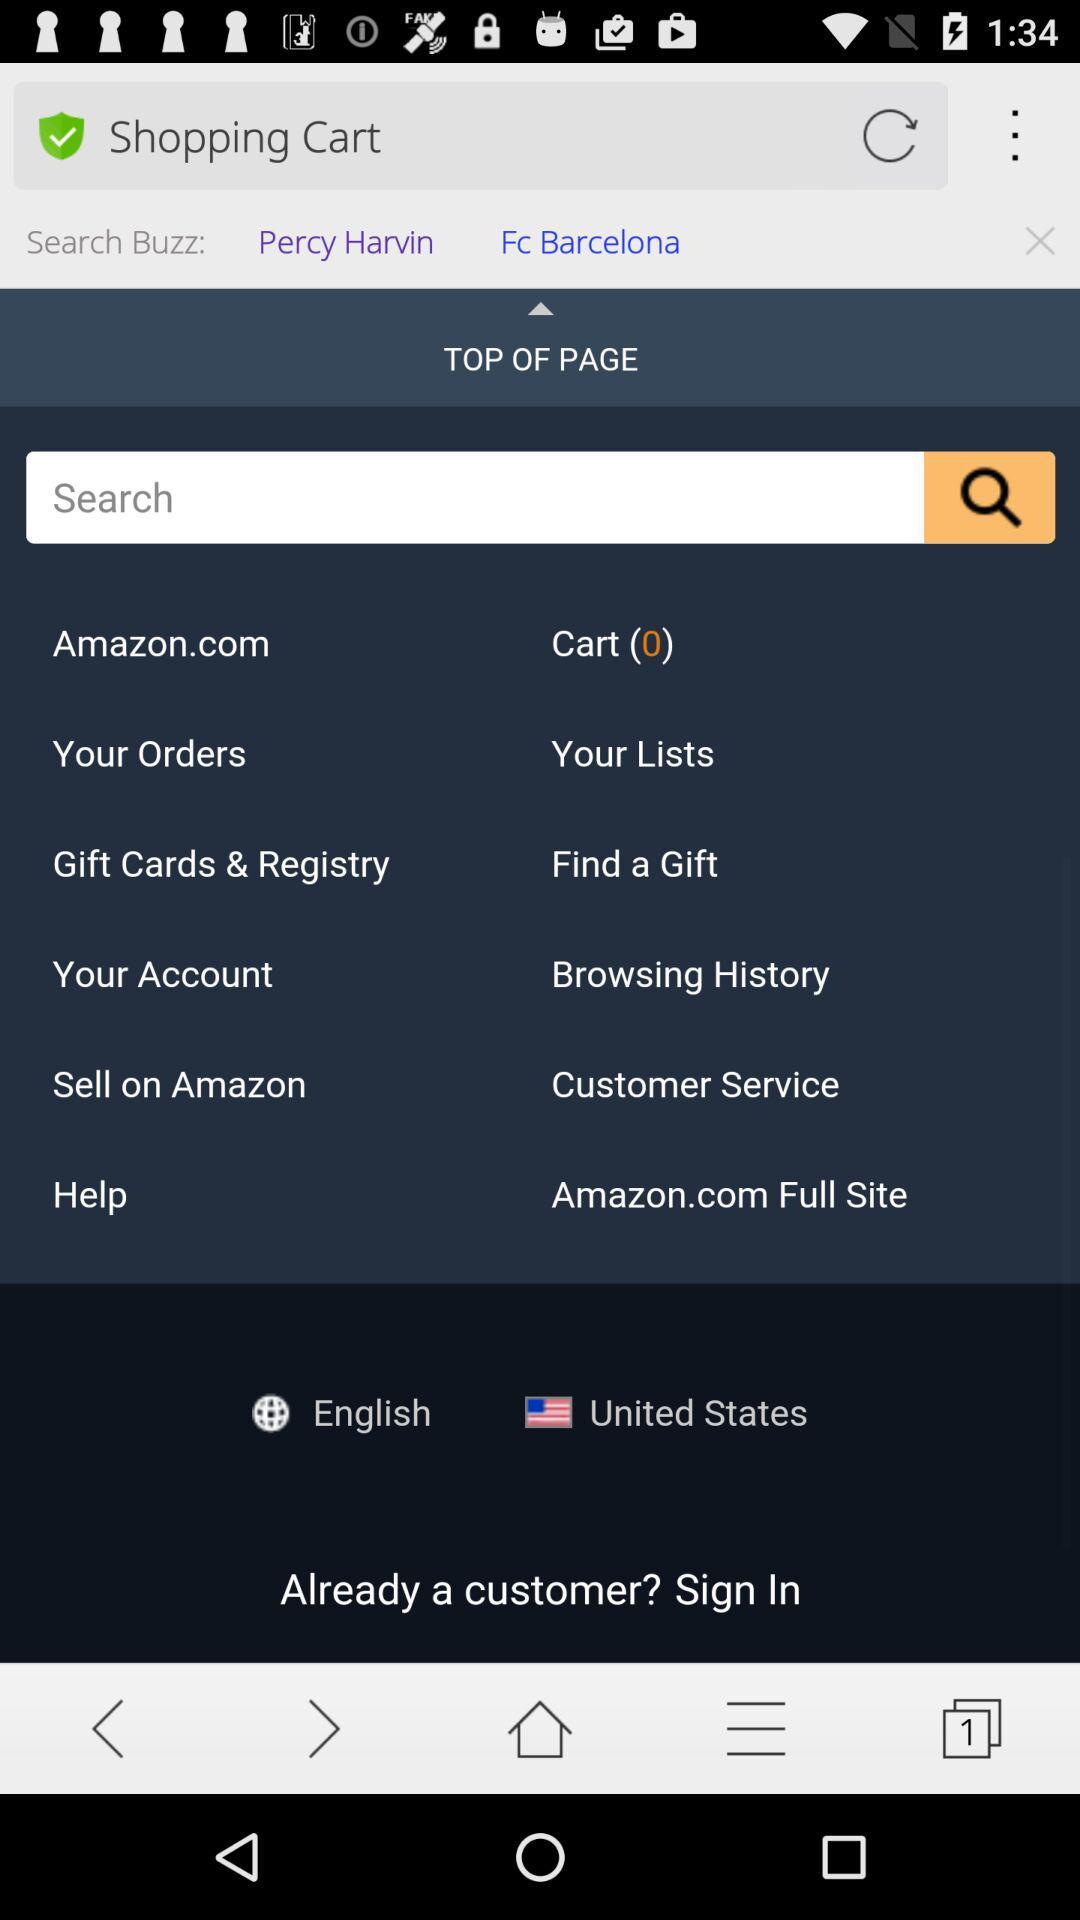 Image resolution: width=1080 pixels, height=1920 pixels. What do you see at coordinates (60, 134) in the screenshot?
I see `check if website is secure` at bounding box center [60, 134].